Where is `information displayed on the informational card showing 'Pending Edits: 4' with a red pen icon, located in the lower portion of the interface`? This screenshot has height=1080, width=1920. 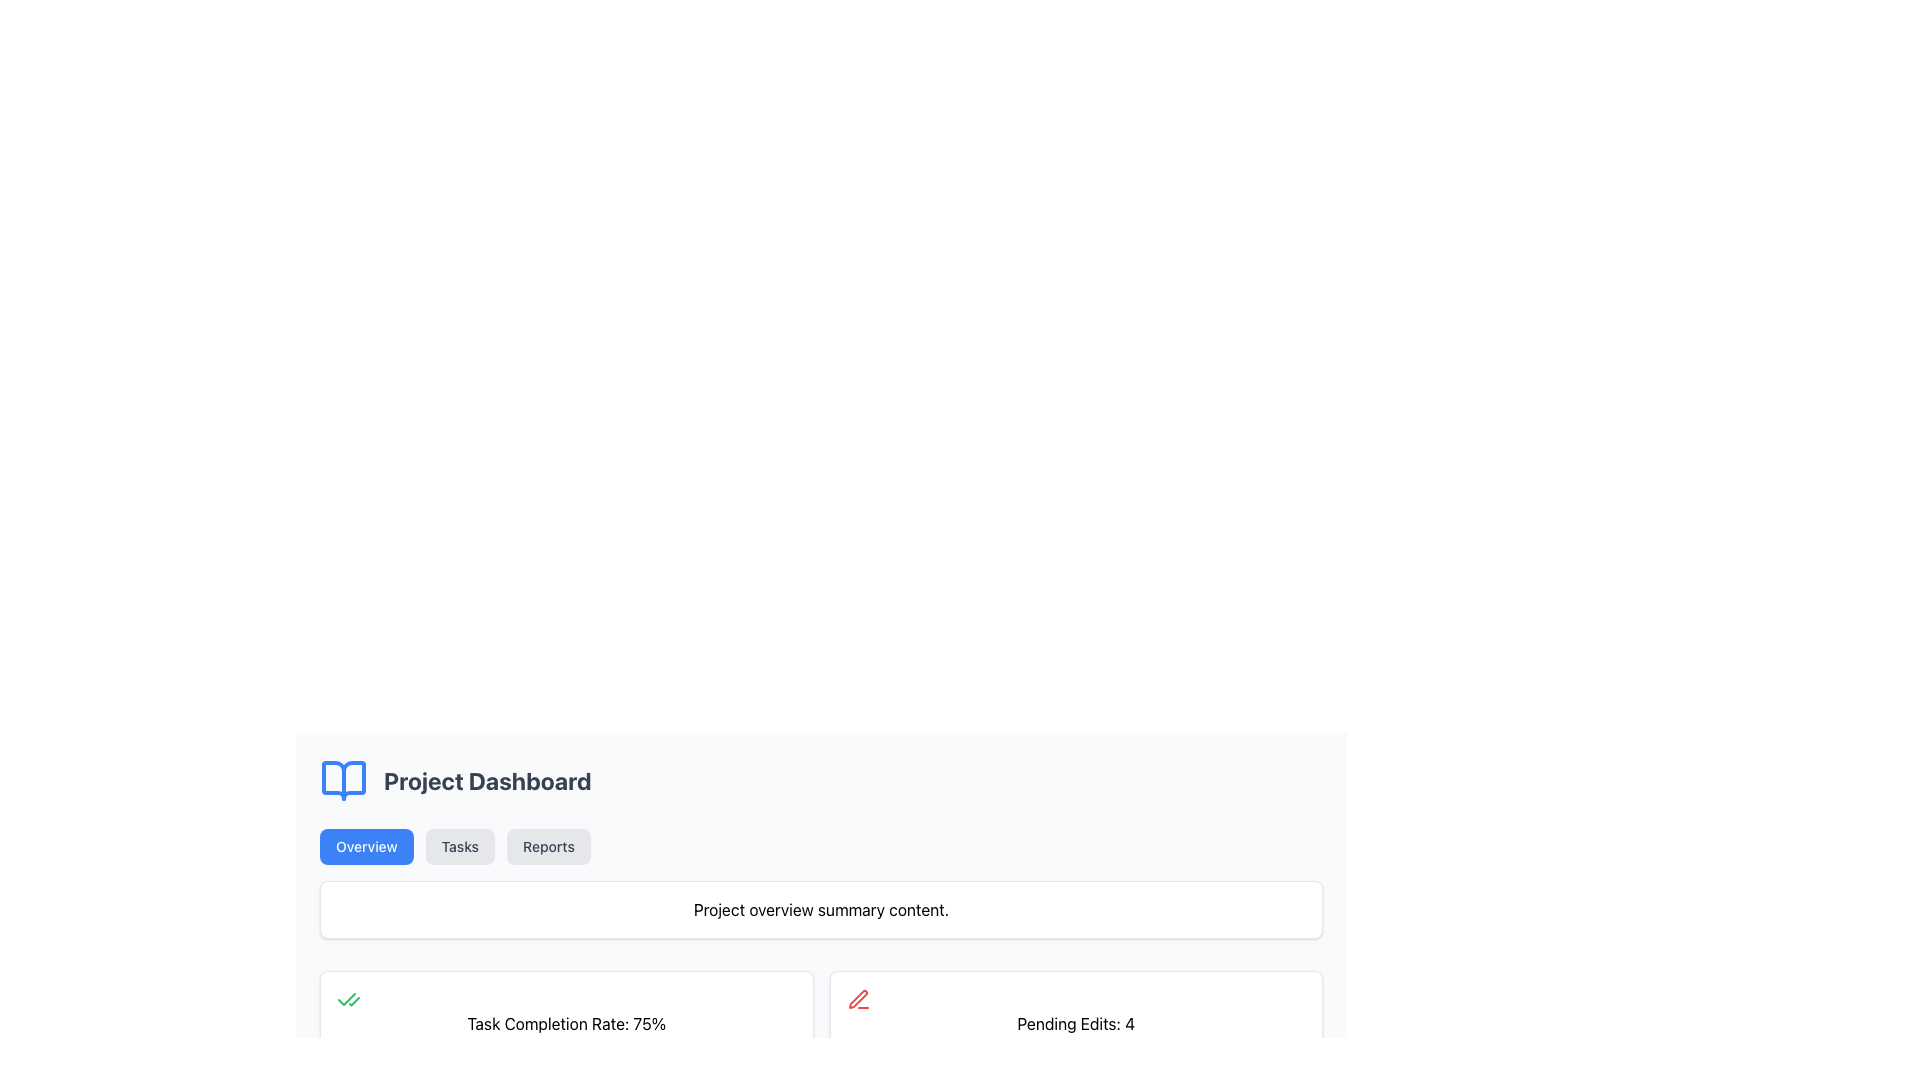
information displayed on the informational card showing 'Pending Edits: 4' with a red pen icon, located in the lower portion of the interface is located at coordinates (1075, 1011).